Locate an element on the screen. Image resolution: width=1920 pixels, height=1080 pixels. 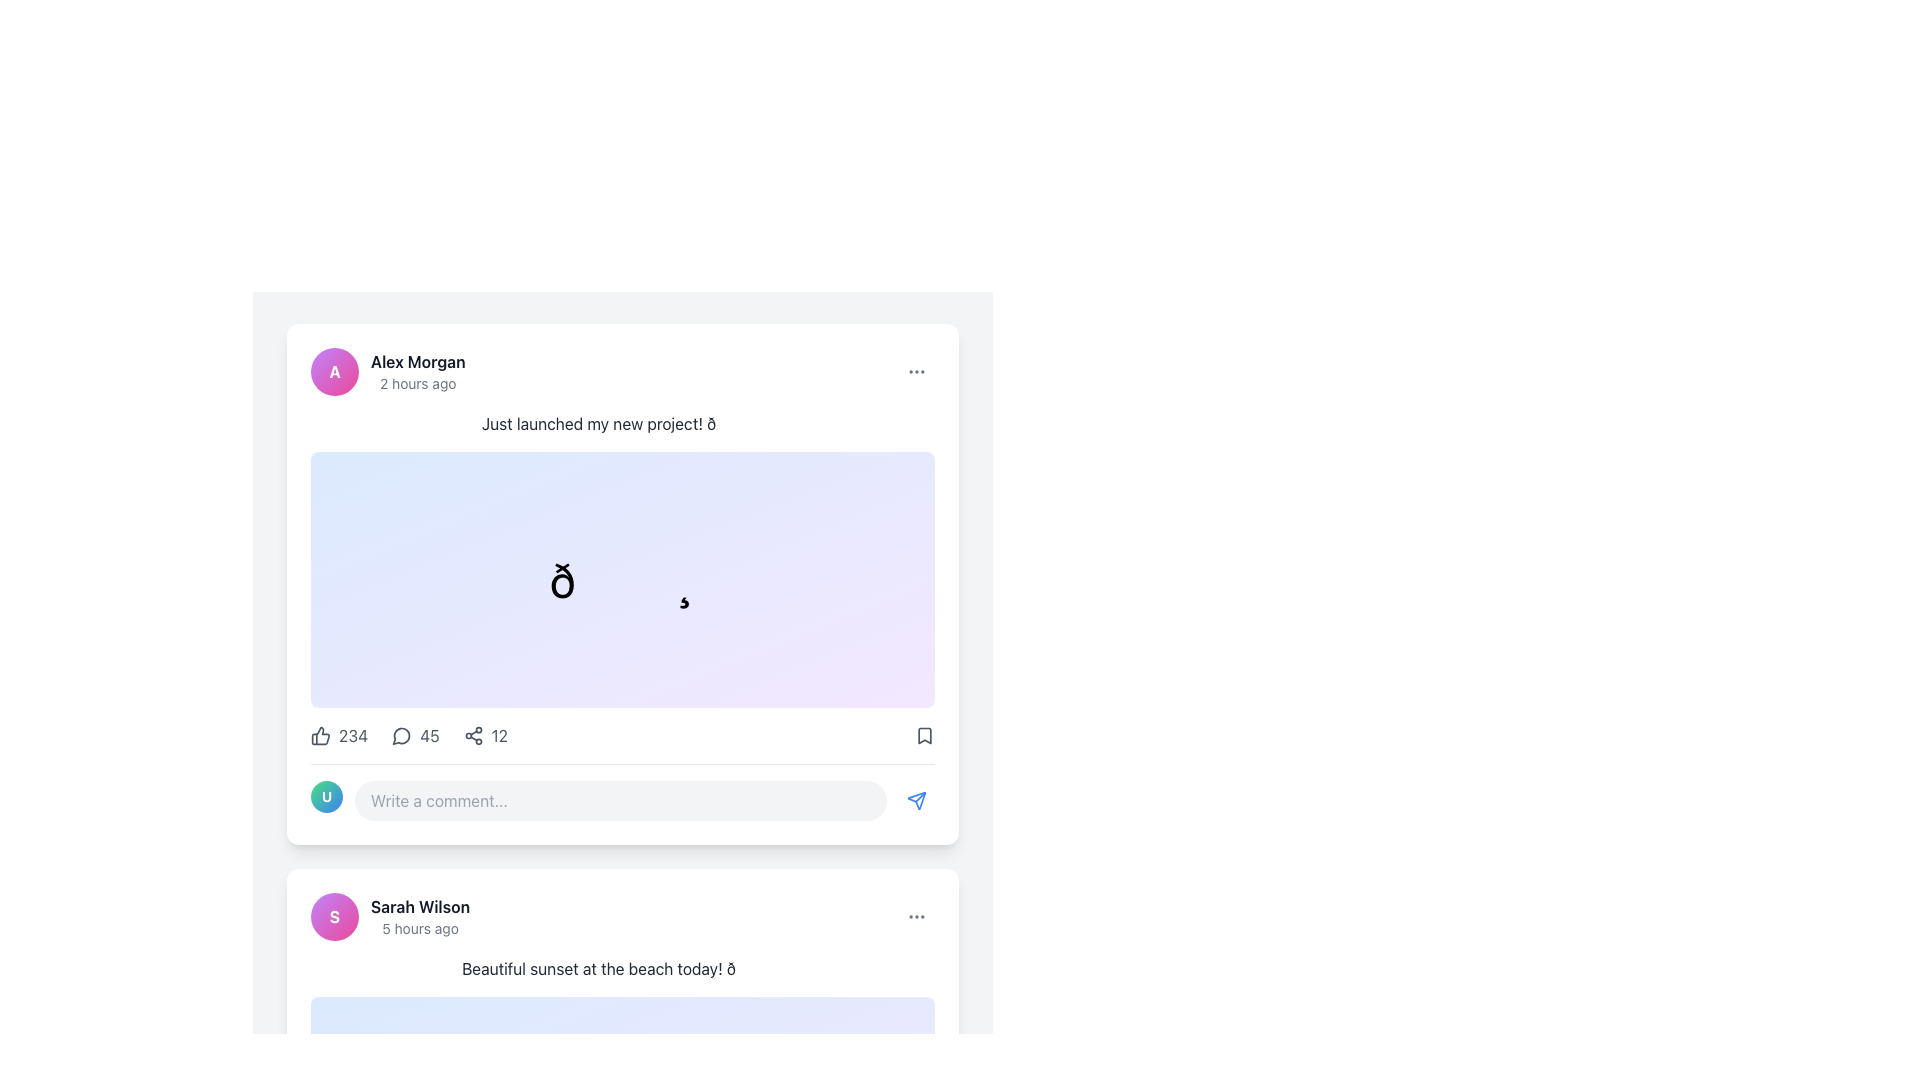
the send action button icon located at the bottom-right corner of the post box is located at coordinates (915, 800).